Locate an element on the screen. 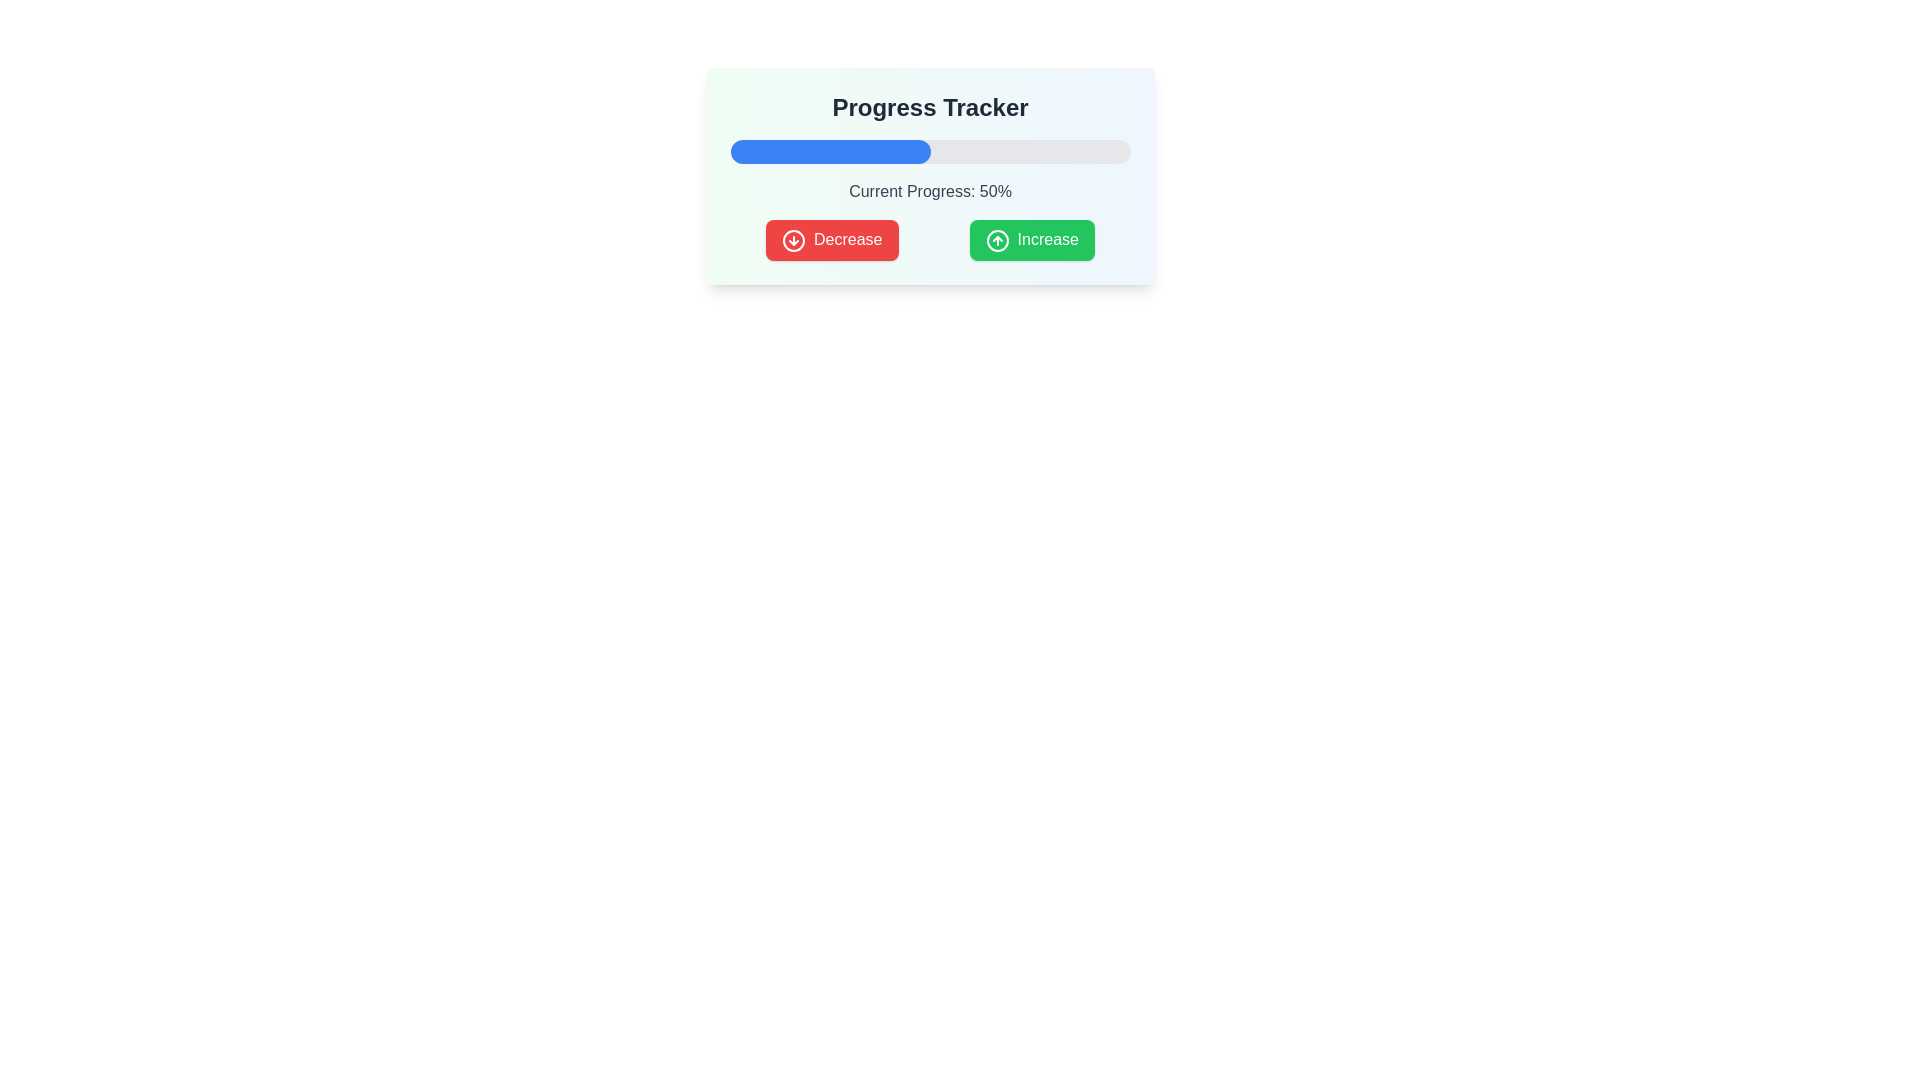  the static text label displaying 'Current Progress: 50%' which is located within the 'Progress Tracker' card interface, positioned below the progress bar and above the 'Decrease' and 'Increase' buttons is located at coordinates (929, 192).